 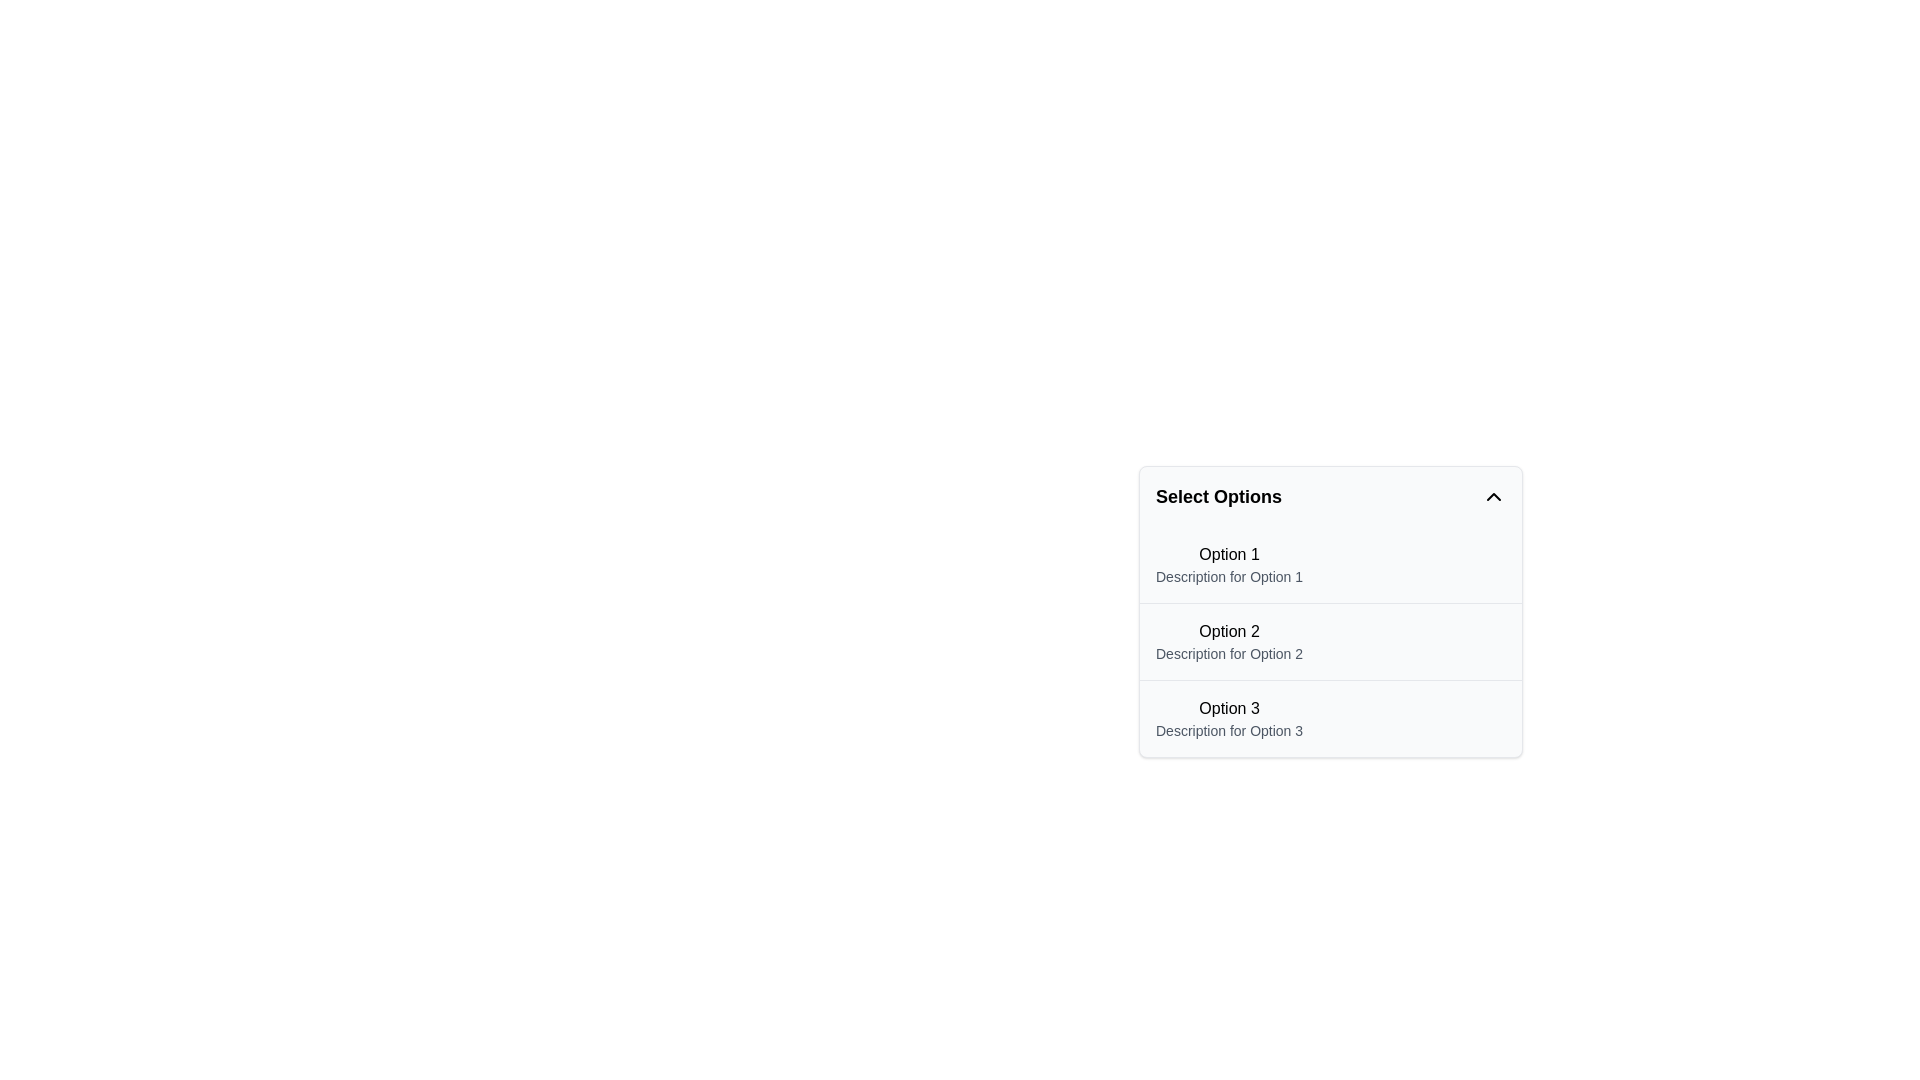 What do you see at coordinates (1228, 641) in the screenshot?
I see `the list item element labeled 'Option 2'` at bounding box center [1228, 641].